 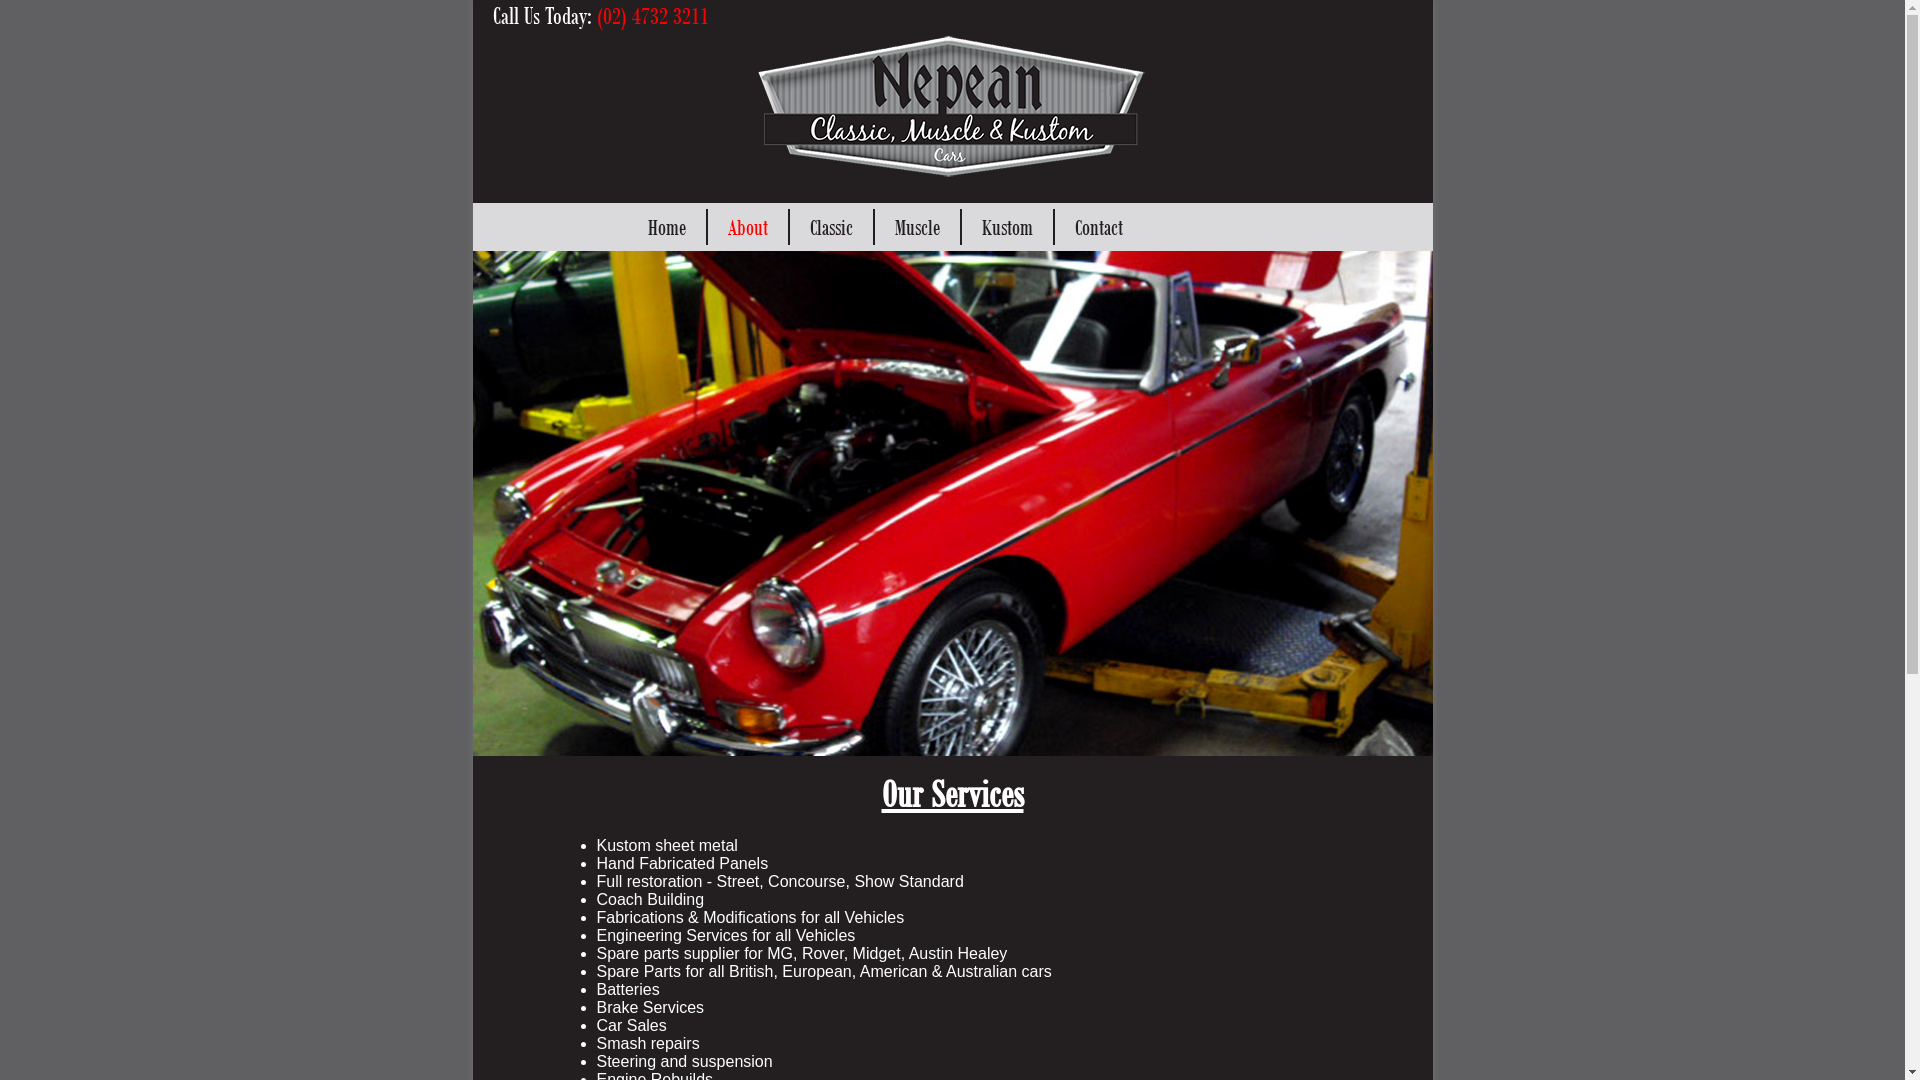 I want to click on 'Contact', so click(x=1097, y=226).